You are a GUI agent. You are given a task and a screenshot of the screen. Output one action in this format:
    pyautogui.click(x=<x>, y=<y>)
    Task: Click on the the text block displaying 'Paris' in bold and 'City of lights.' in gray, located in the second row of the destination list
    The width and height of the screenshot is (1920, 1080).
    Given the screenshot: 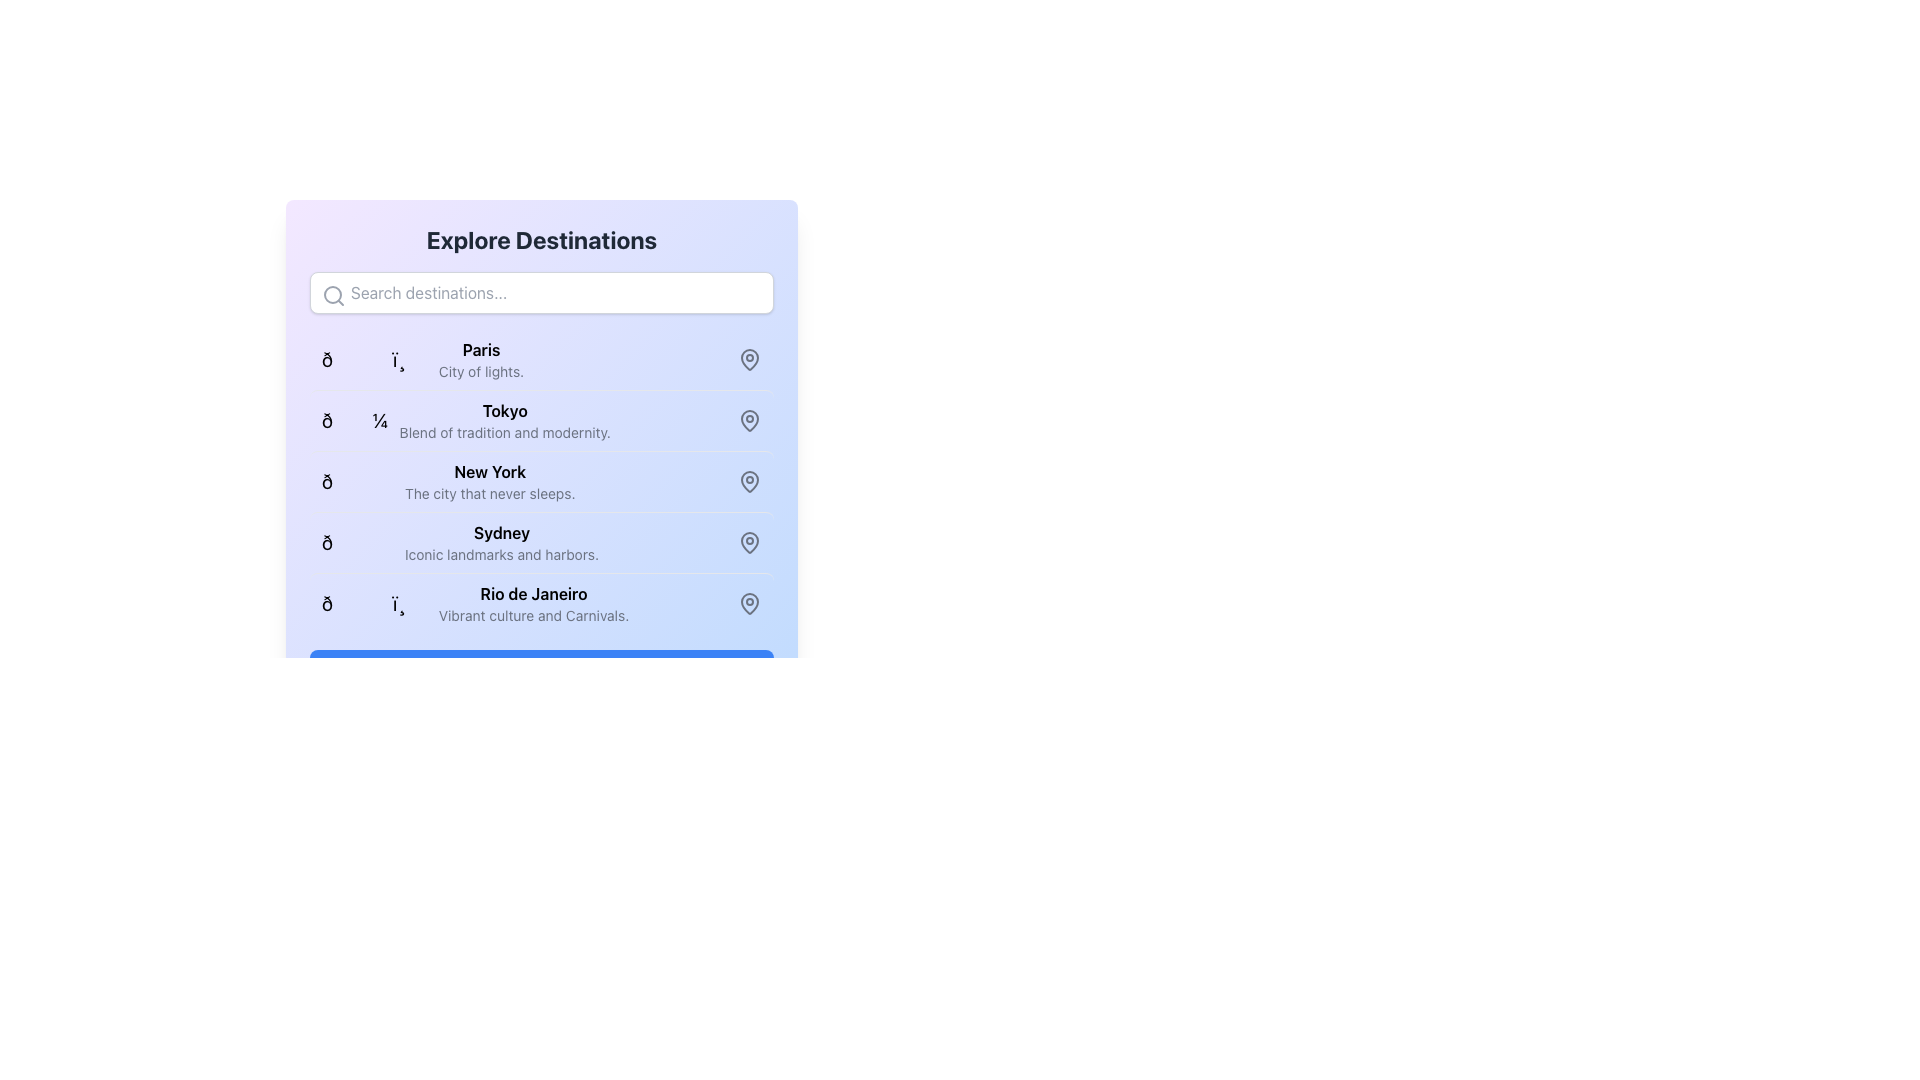 What is the action you would take?
    pyautogui.click(x=481, y=358)
    